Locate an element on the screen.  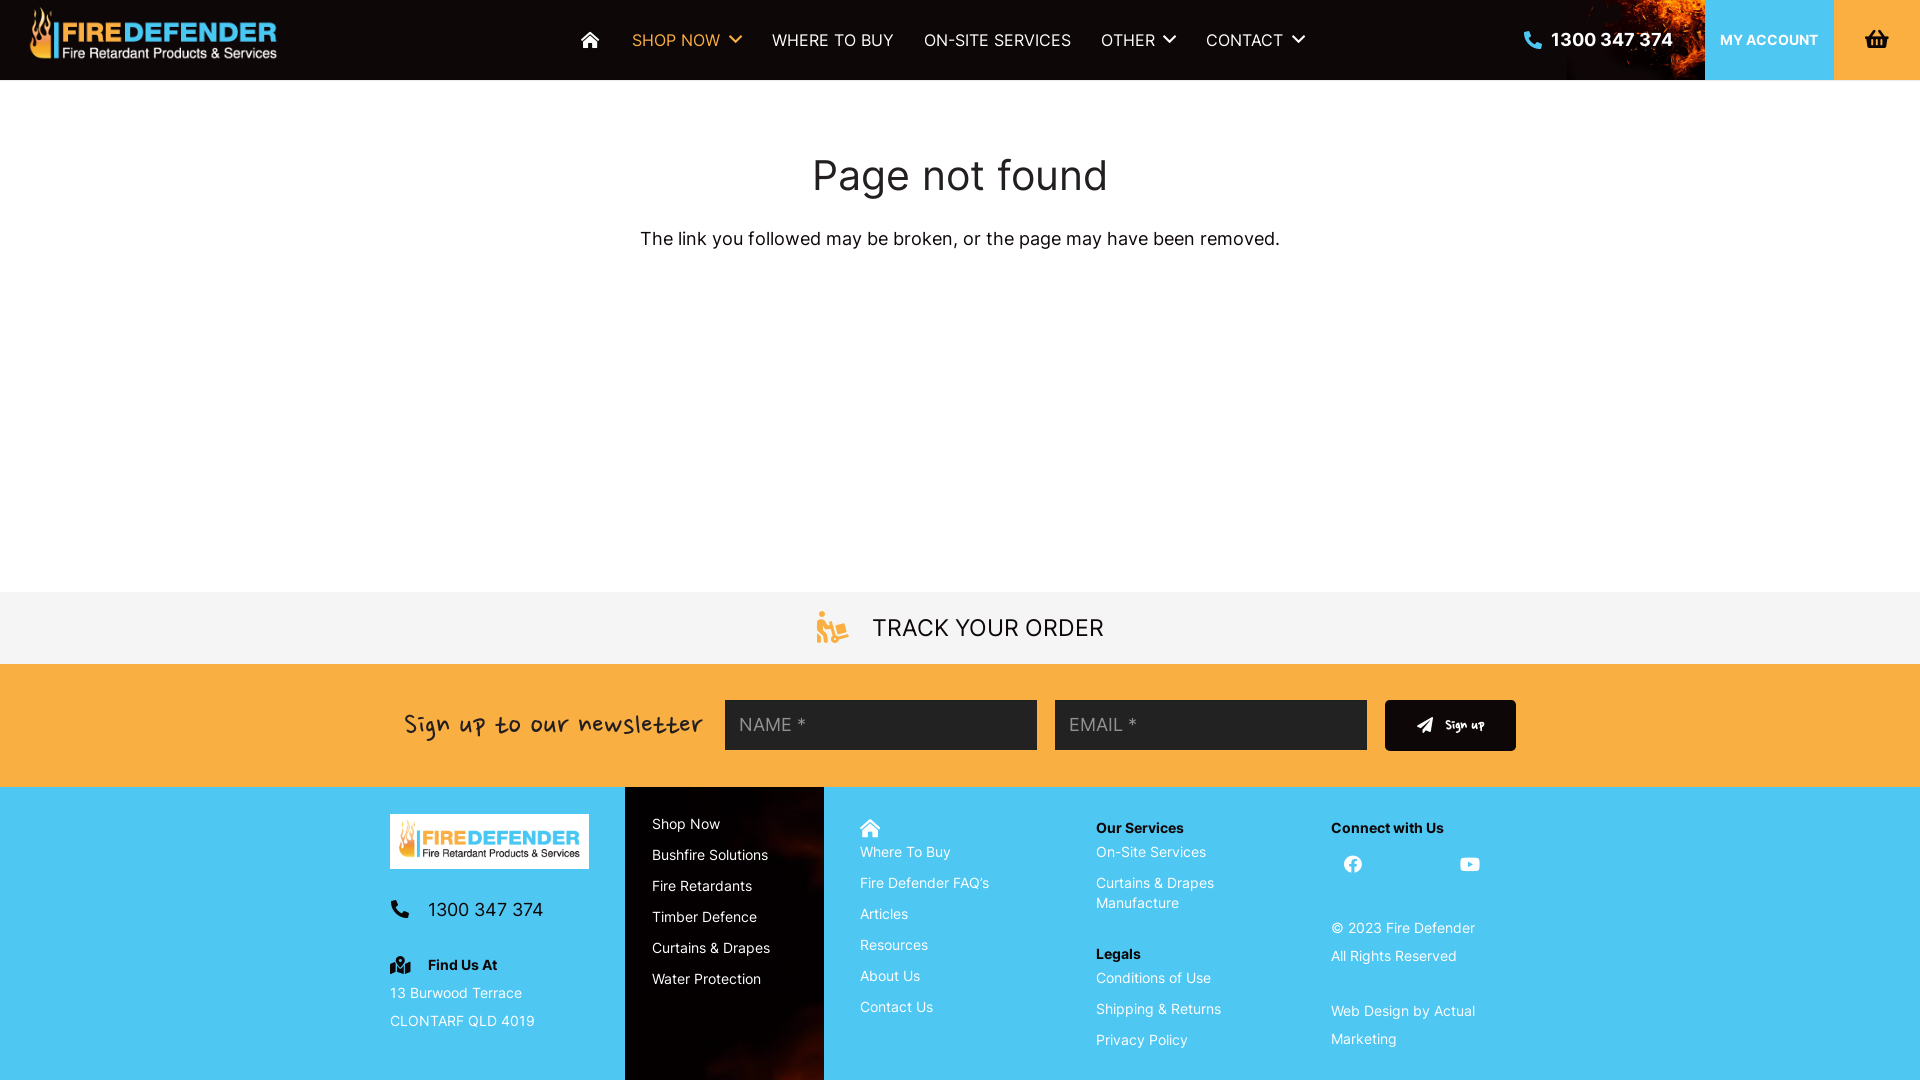
'Shipping & Returns' is located at coordinates (1158, 1008).